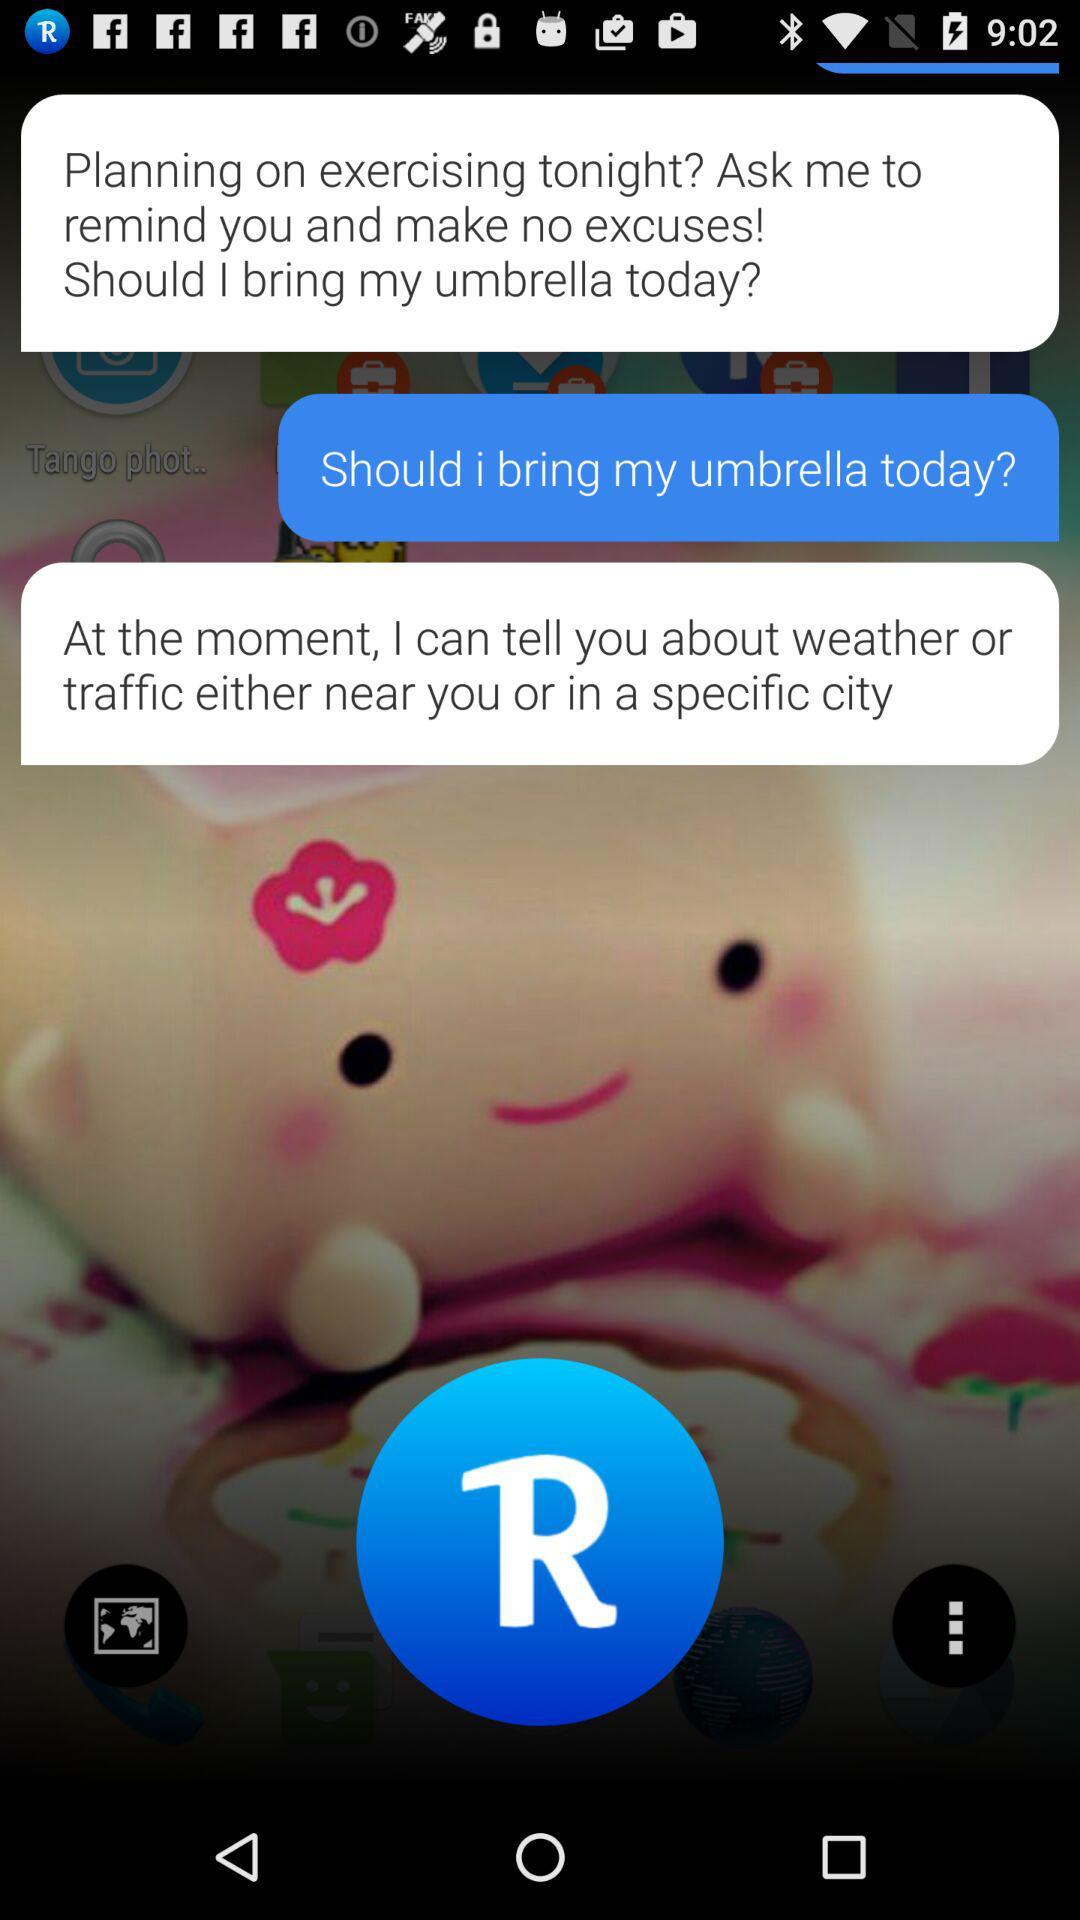 This screenshot has height=1920, width=1080. What do you see at coordinates (126, 1626) in the screenshot?
I see `navigate` at bounding box center [126, 1626].